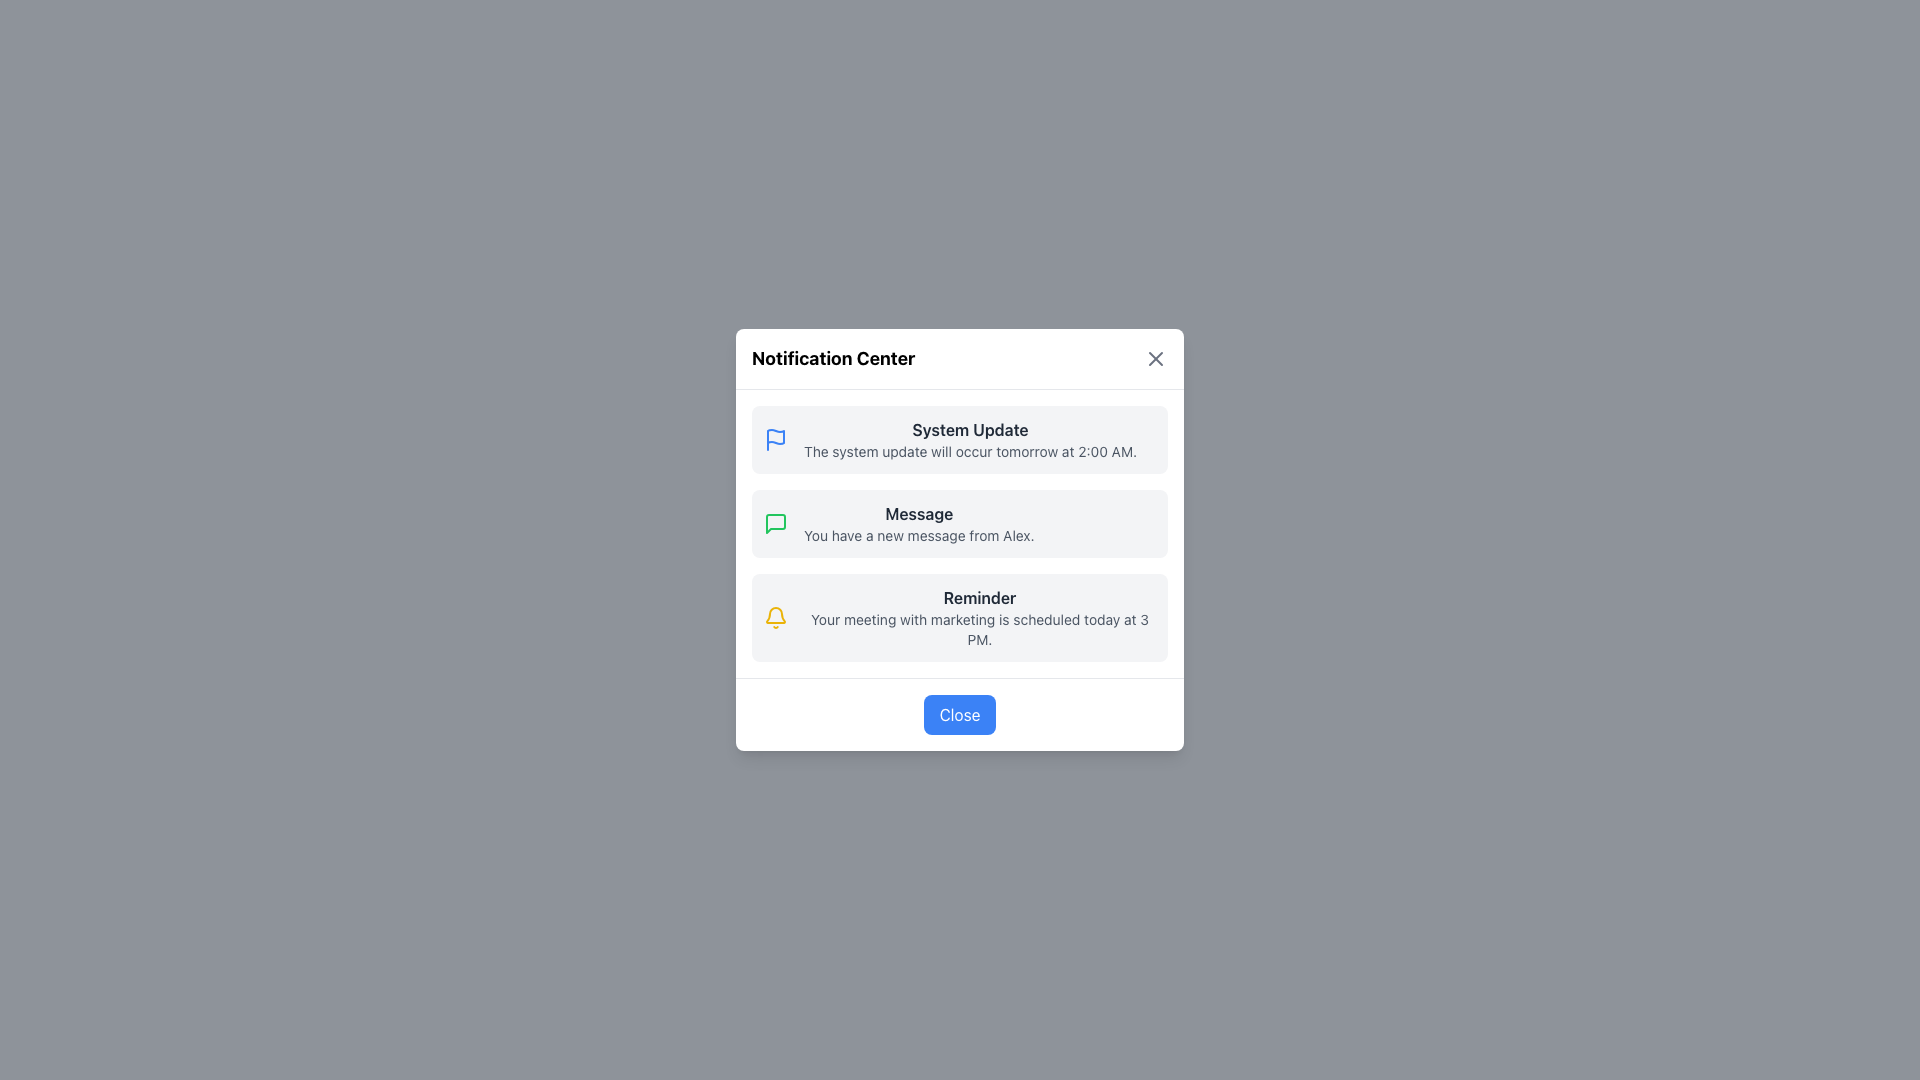 This screenshot has width=1920, height=1080. I want to click on the notification panel with rounded corners and a white background that contains items labeled 'System Update', 'Message', and 'Reminder', along with a blue 'Close' button, so click(960, 540).